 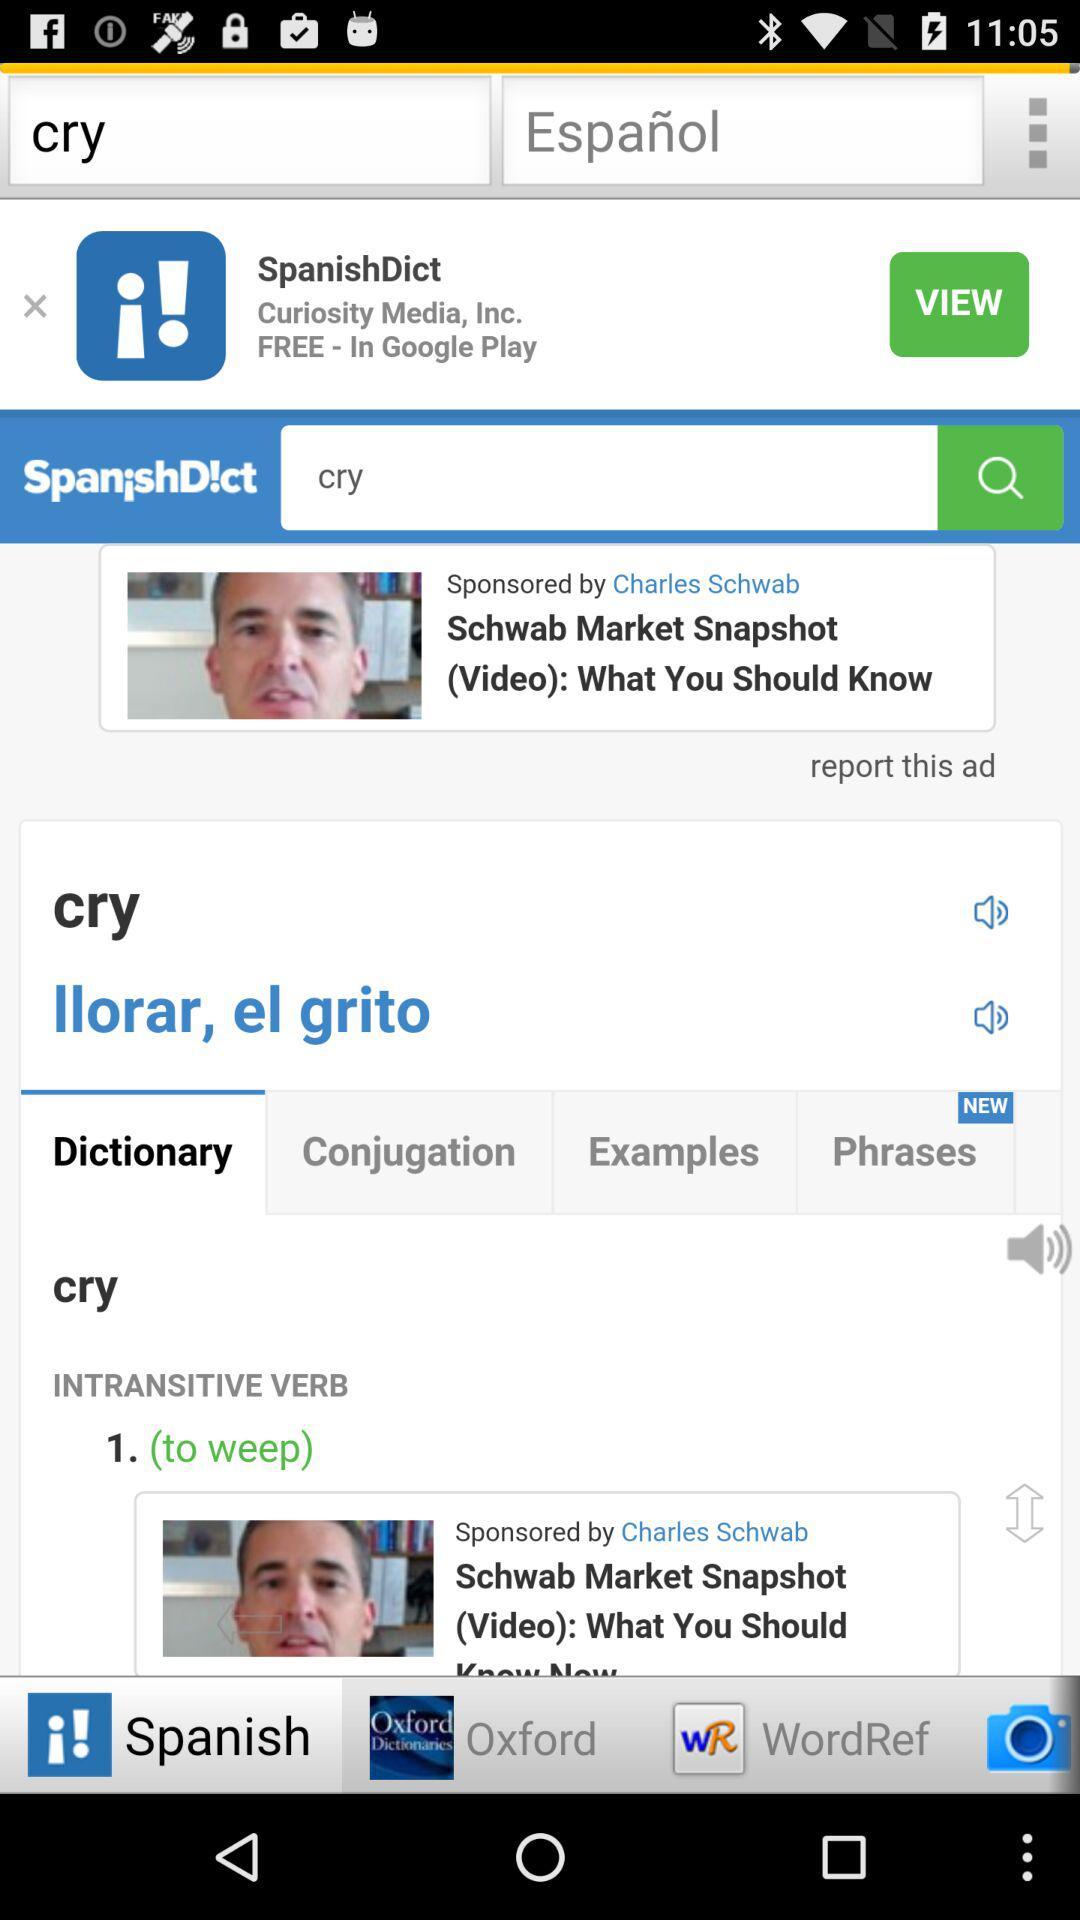 What do you see at coordinates (1036, 1335) in the screenshot?
I see `the volume icon` at bounding box center [1036, 1335].